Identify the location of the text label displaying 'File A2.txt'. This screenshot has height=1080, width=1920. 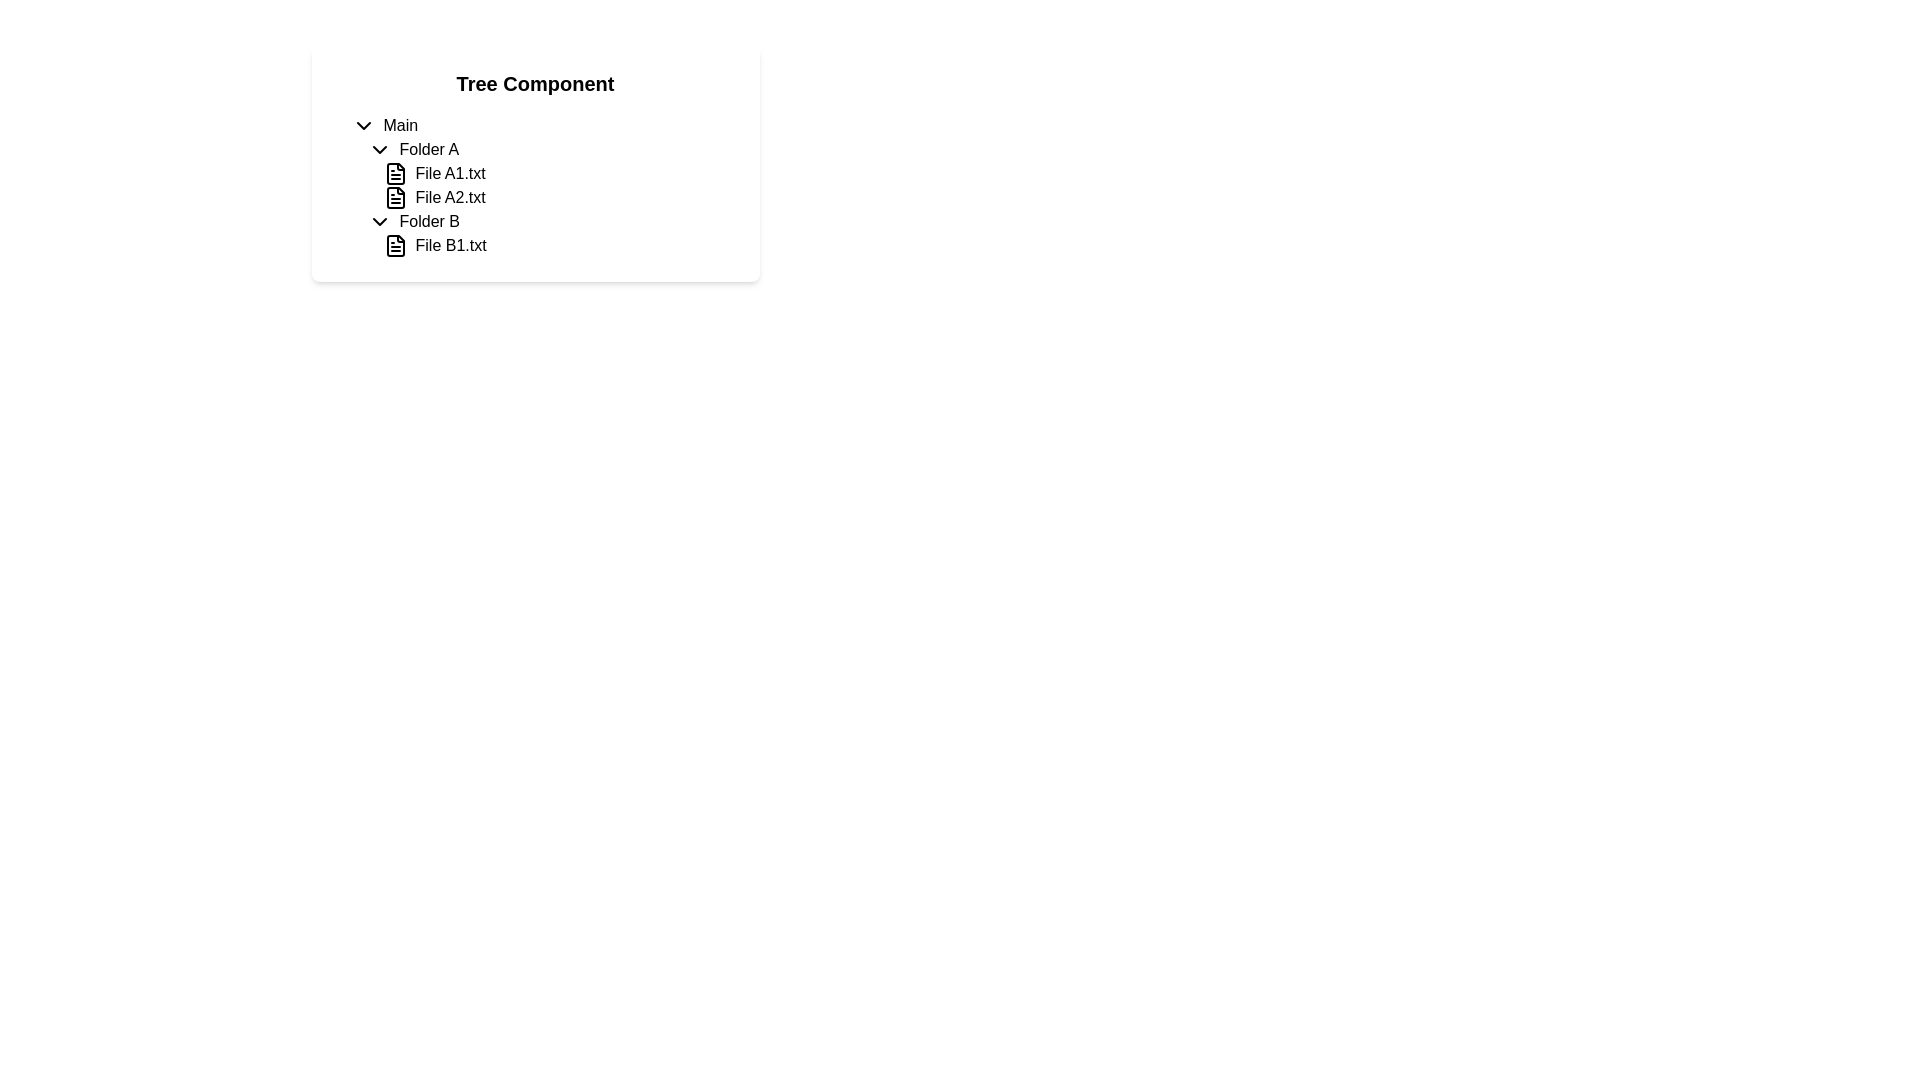
(449, 197).